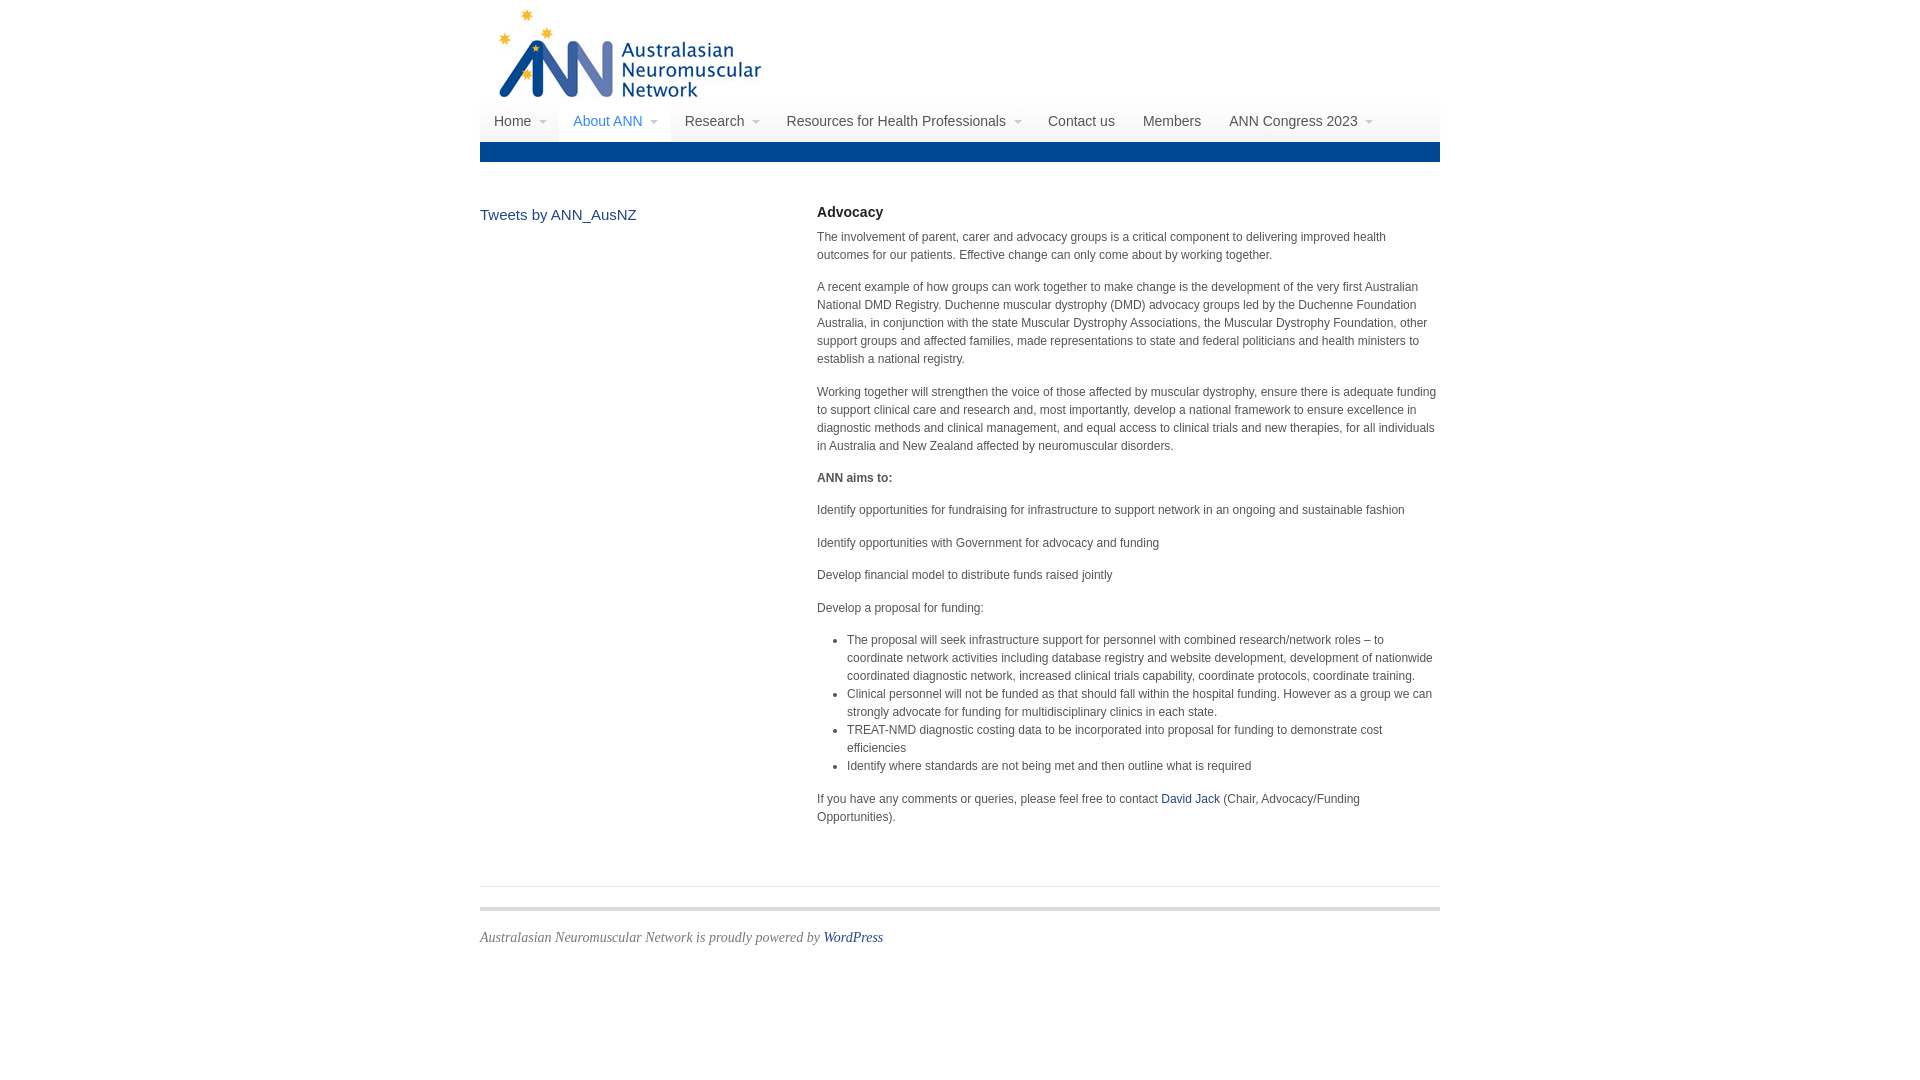 The height and width of the screenshot is (1080, 1920). I want to click on 'About ANN', so click(613, 120).